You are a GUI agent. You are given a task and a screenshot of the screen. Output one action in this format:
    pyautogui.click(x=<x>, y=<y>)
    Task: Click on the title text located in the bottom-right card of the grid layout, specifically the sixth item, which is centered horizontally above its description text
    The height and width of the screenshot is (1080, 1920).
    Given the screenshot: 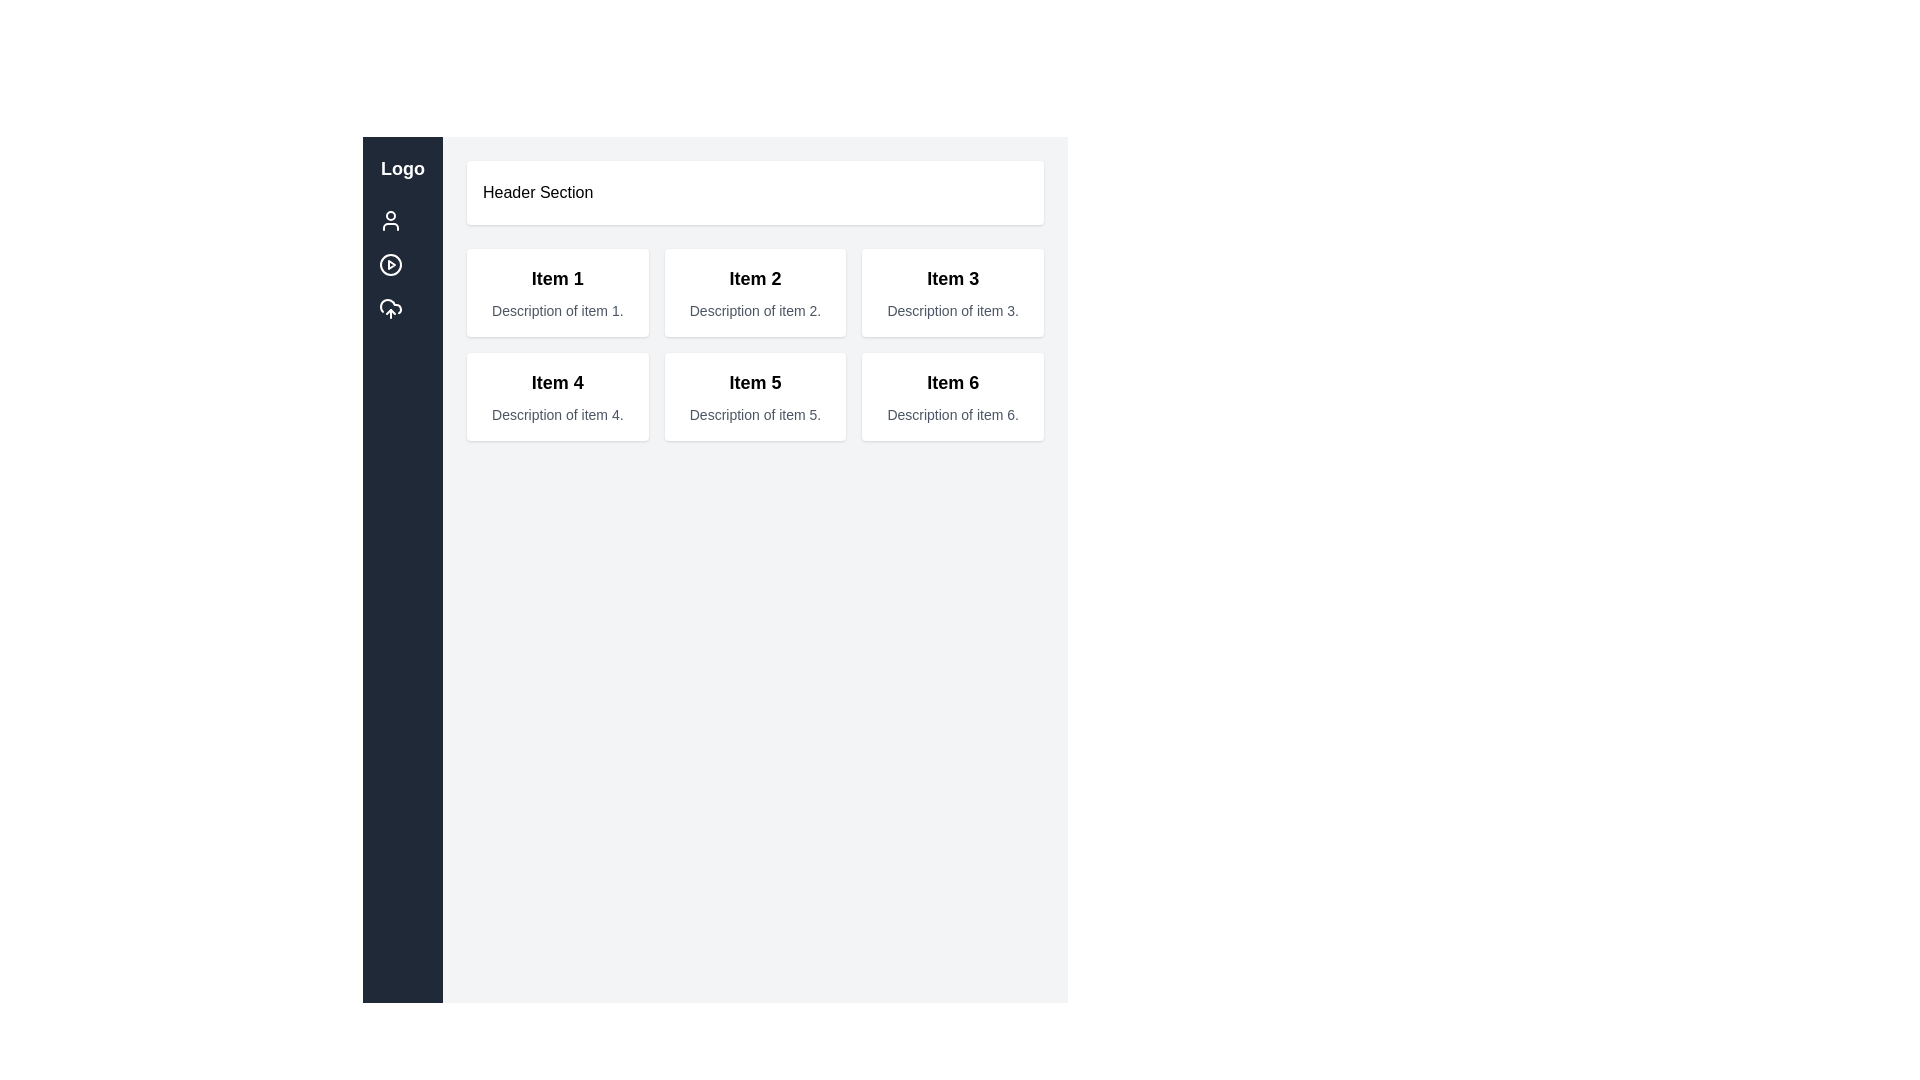 What is the action you would take?
    pyautogui.click(x=952, y=382)
    